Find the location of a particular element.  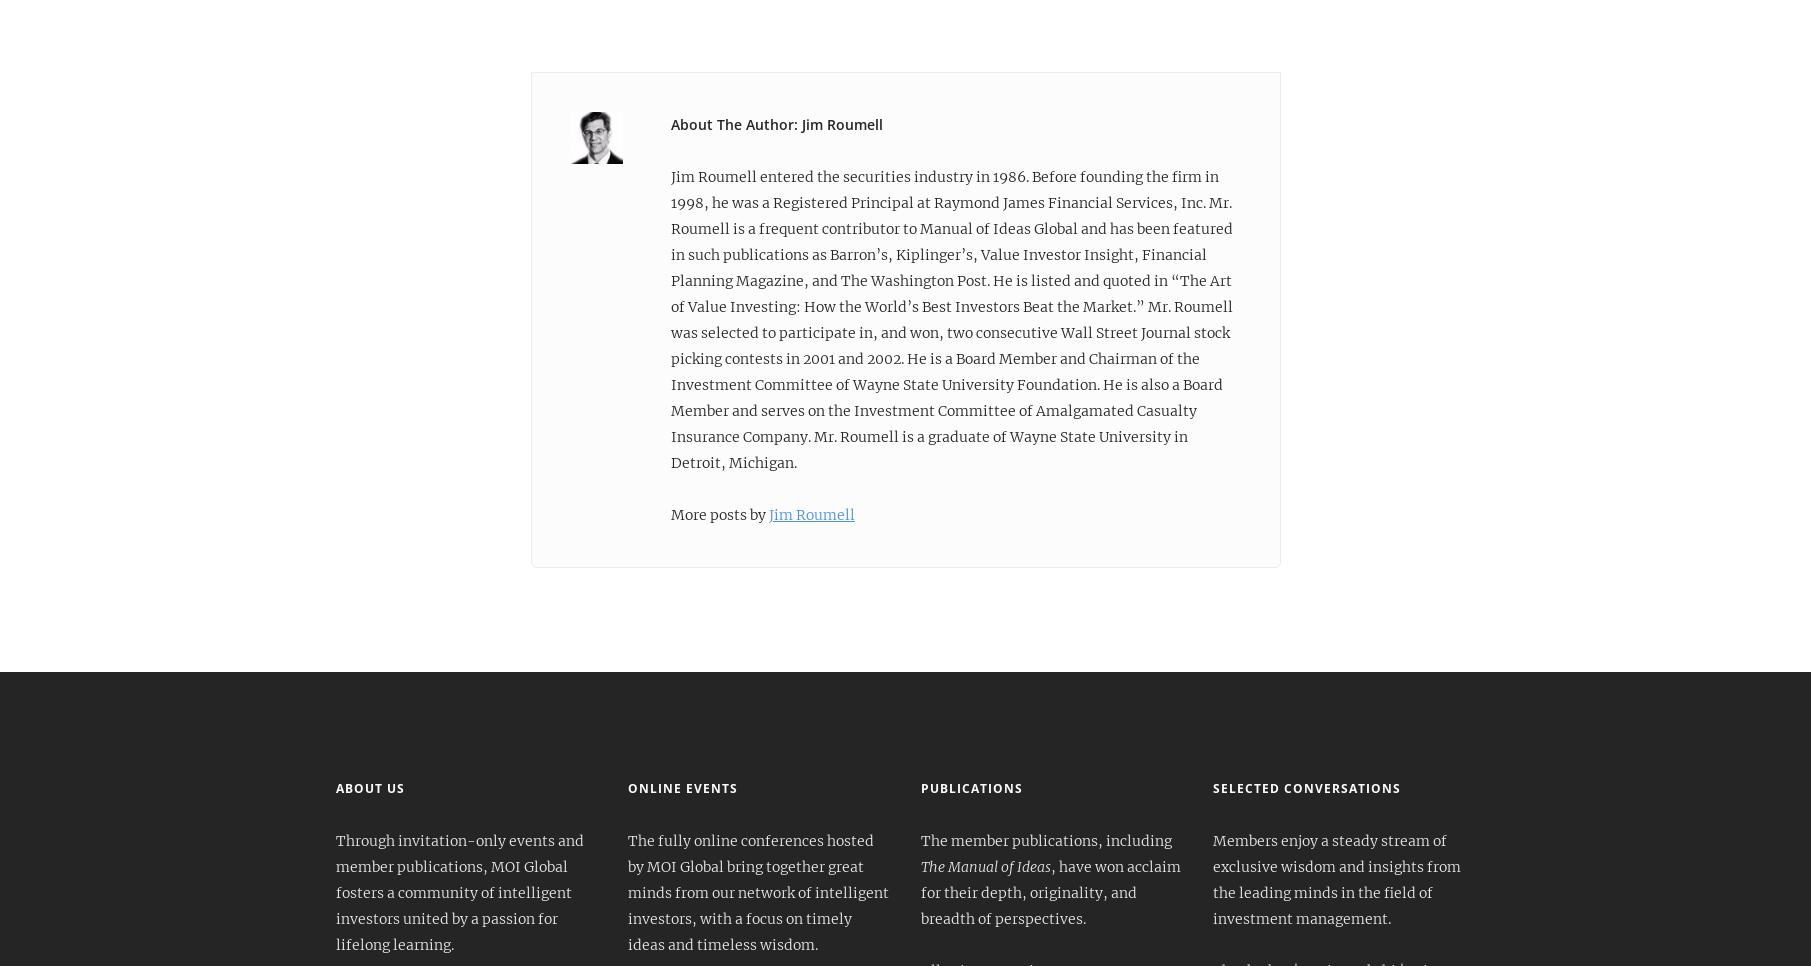

'About The Author: Jim Roumell' is located at coordinates (775, 124).